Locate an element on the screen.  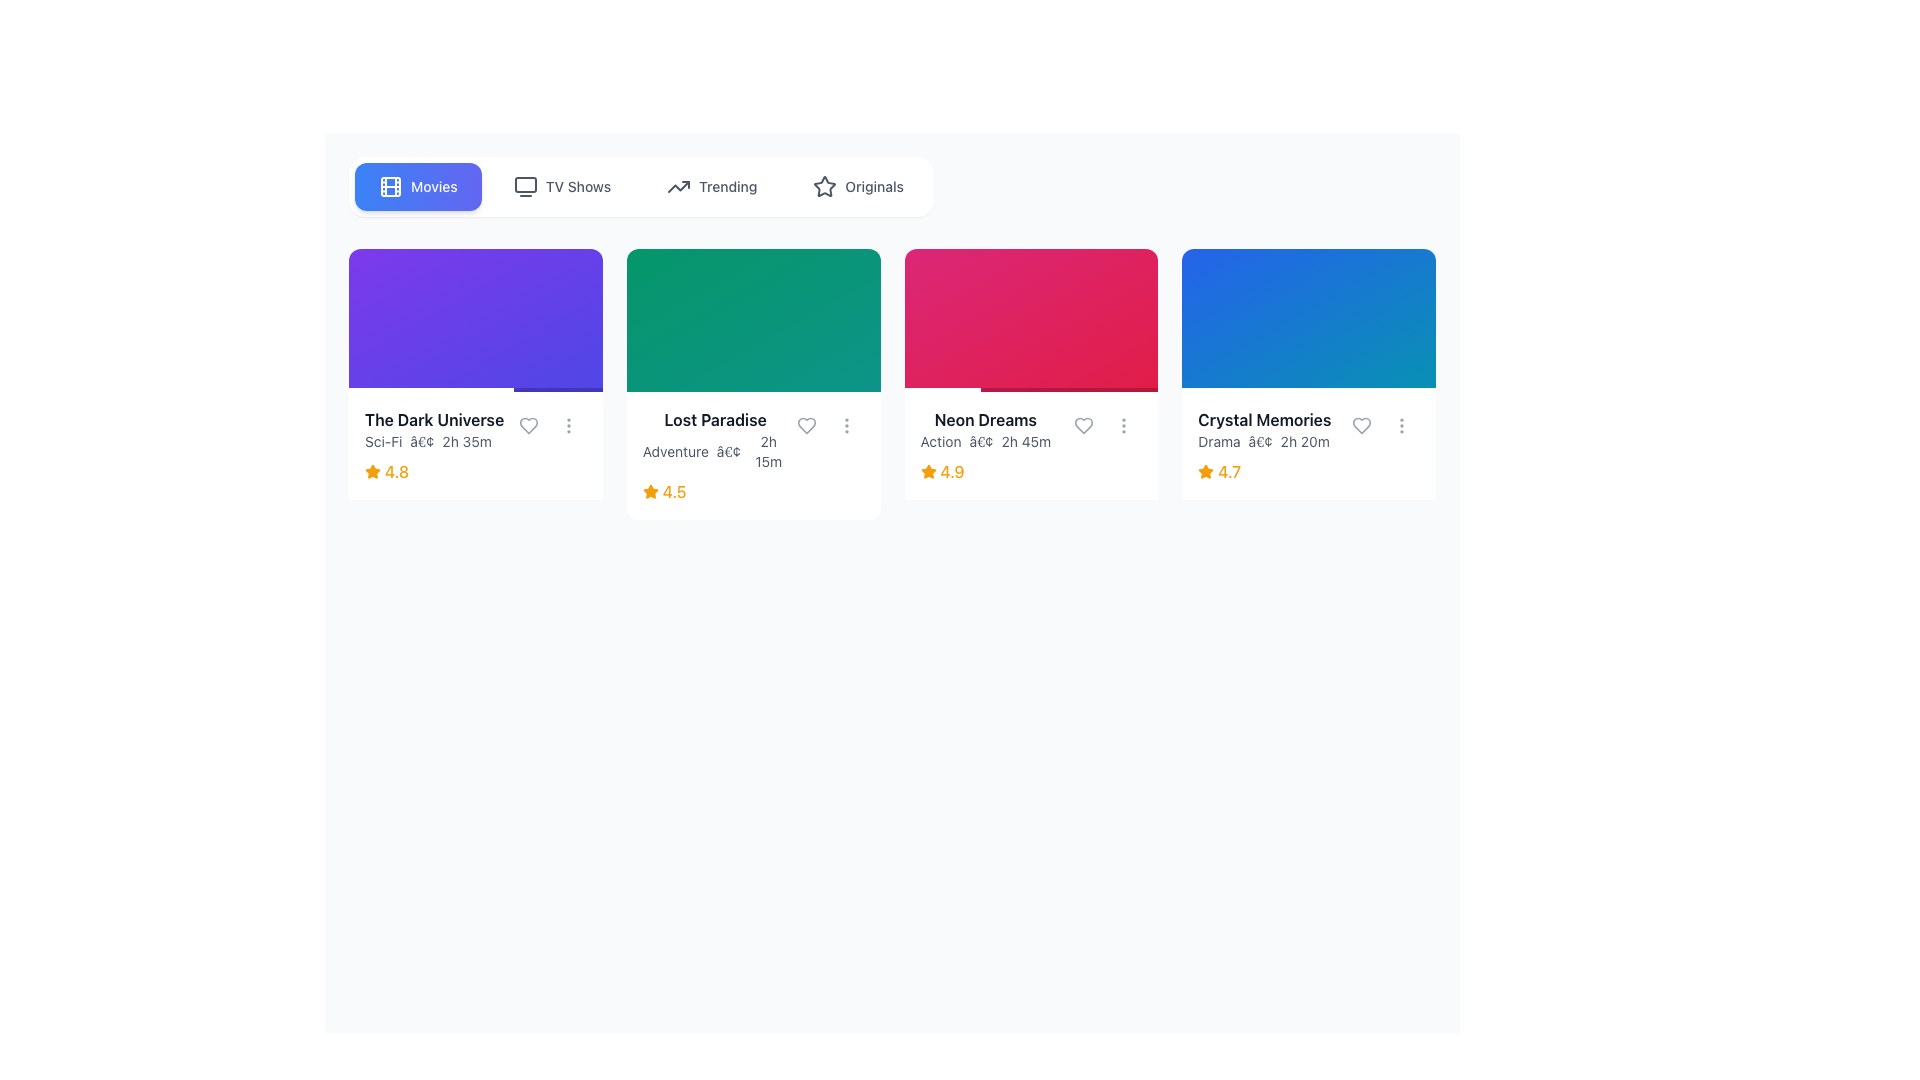
the text block that serves as the title and description area for the movie, located at the bottom-center of the second card in a series of four cards, just above the star rating is located at coordinates (715, 438).